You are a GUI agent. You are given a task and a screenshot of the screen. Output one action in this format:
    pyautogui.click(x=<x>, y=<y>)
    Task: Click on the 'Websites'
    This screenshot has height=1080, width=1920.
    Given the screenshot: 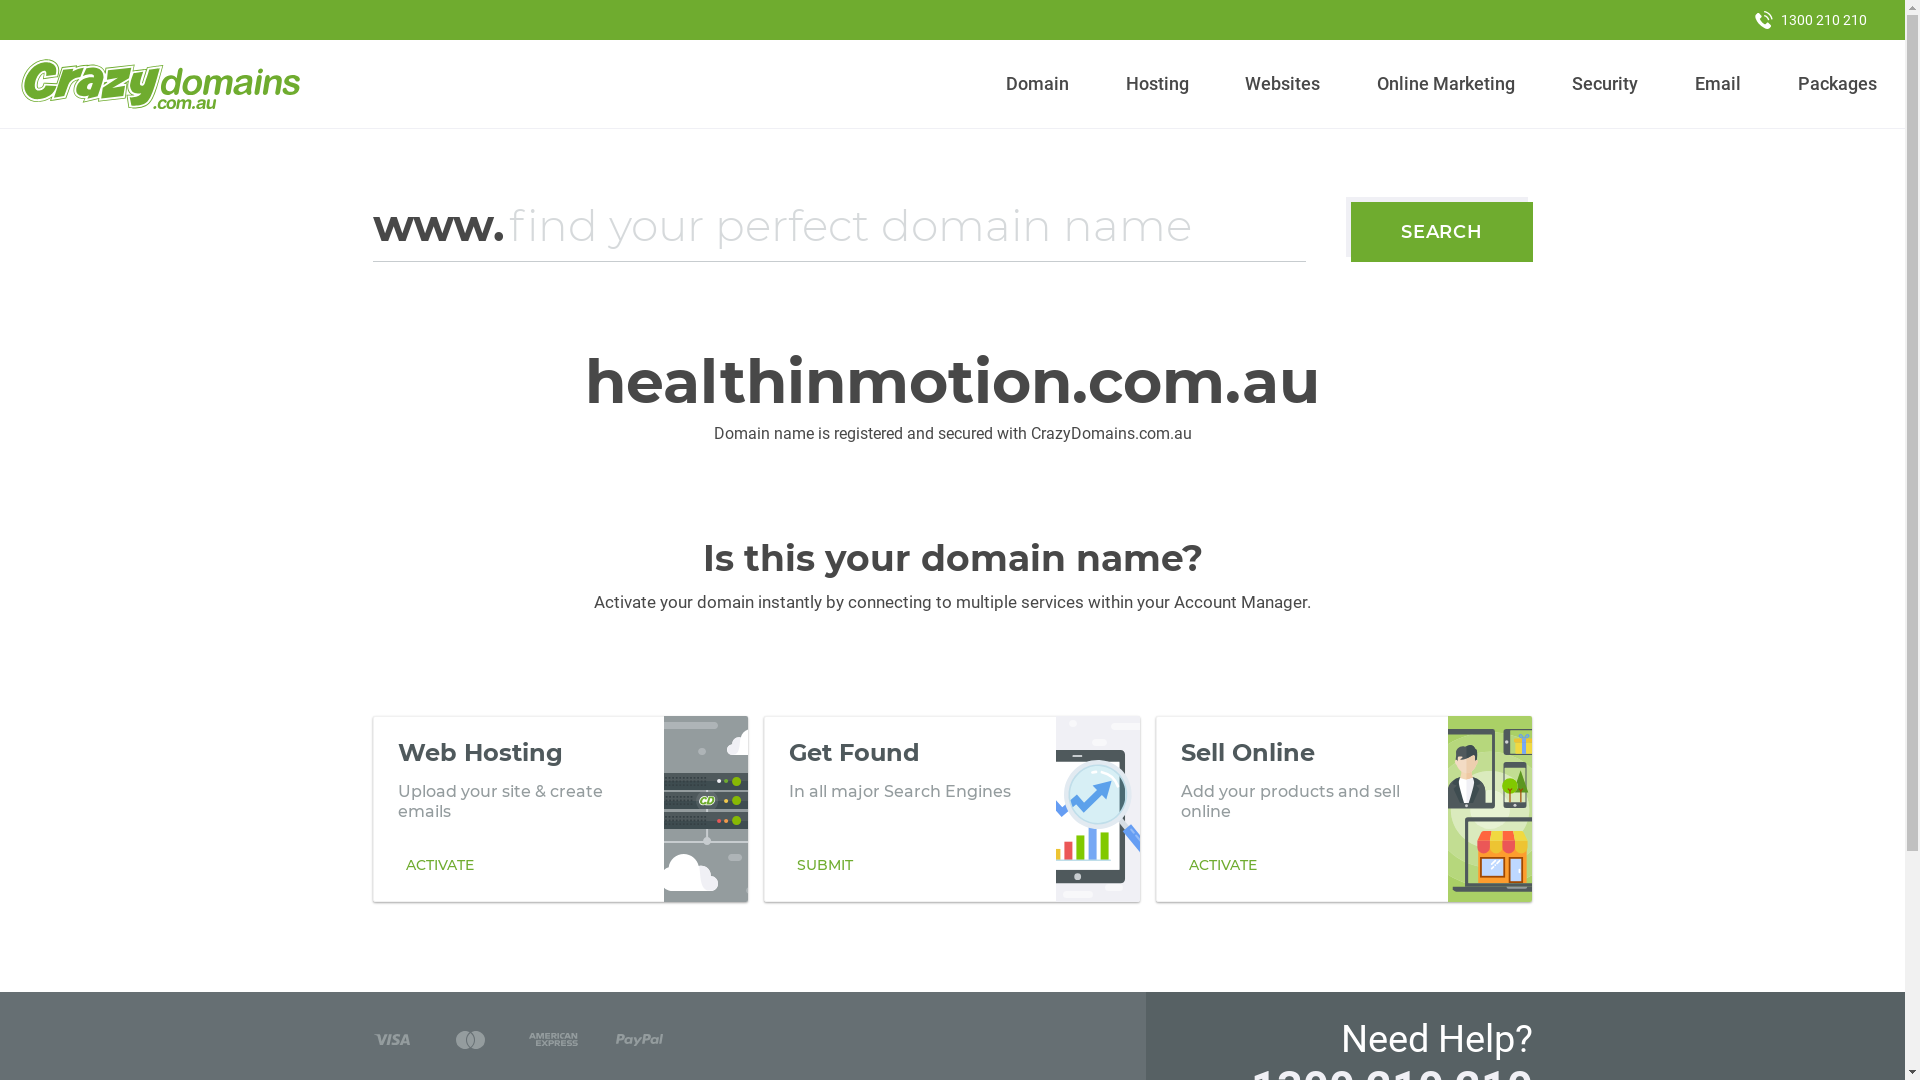 What is the action you would take?
    pyautogui.click(x=1282, y=83)
    